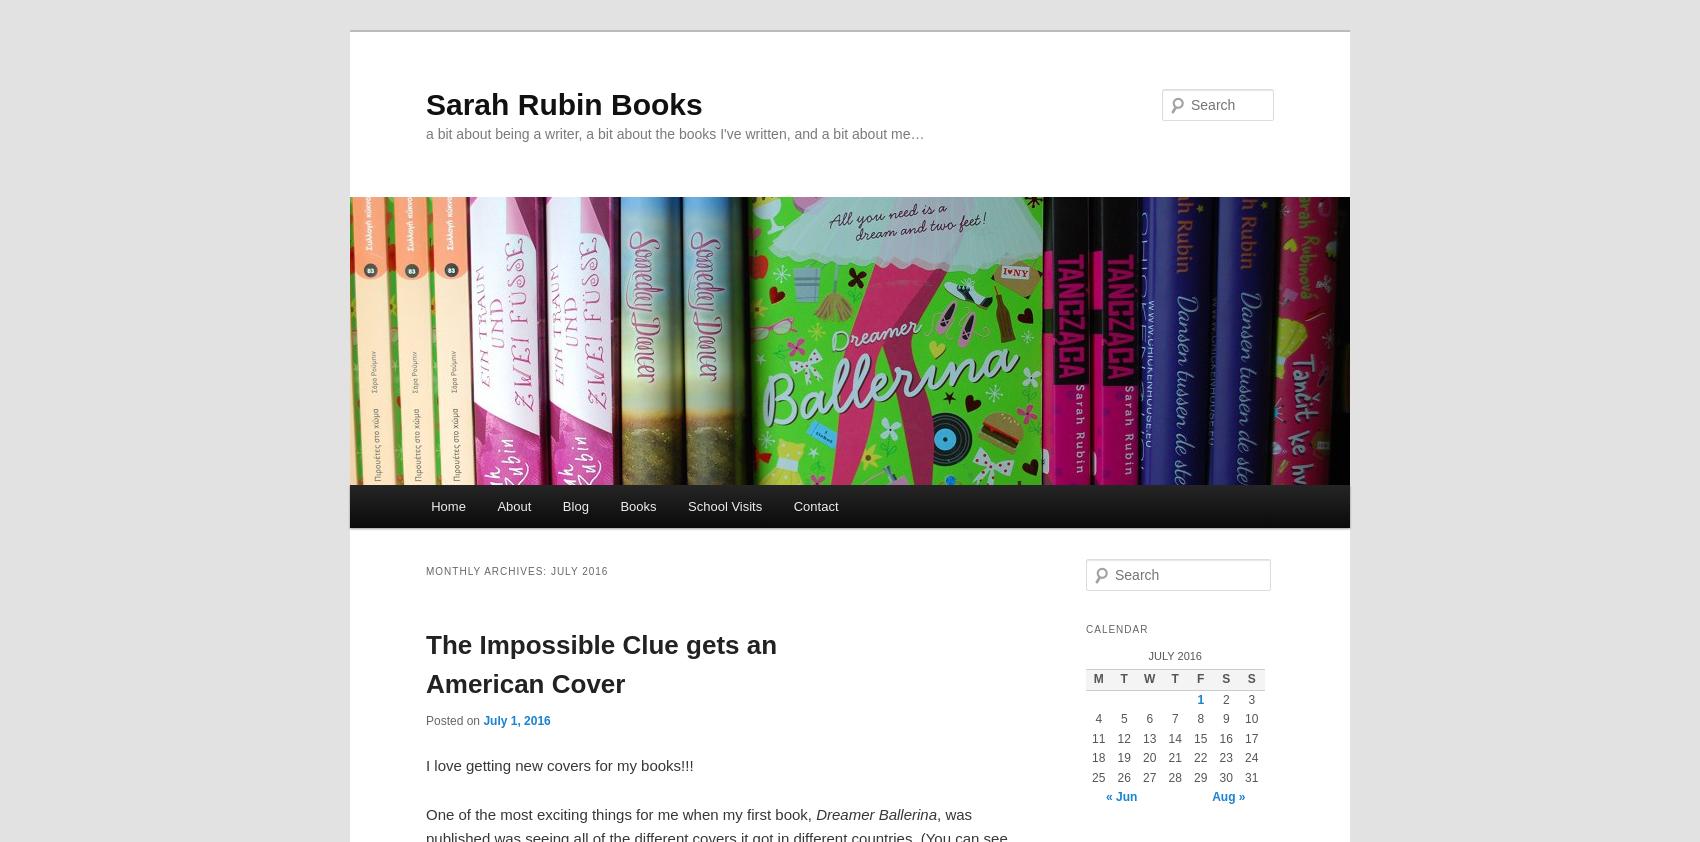 Image resolution: width=1700 pixels, height=842 pixels. I want to click on '18', so click(1098, 757).